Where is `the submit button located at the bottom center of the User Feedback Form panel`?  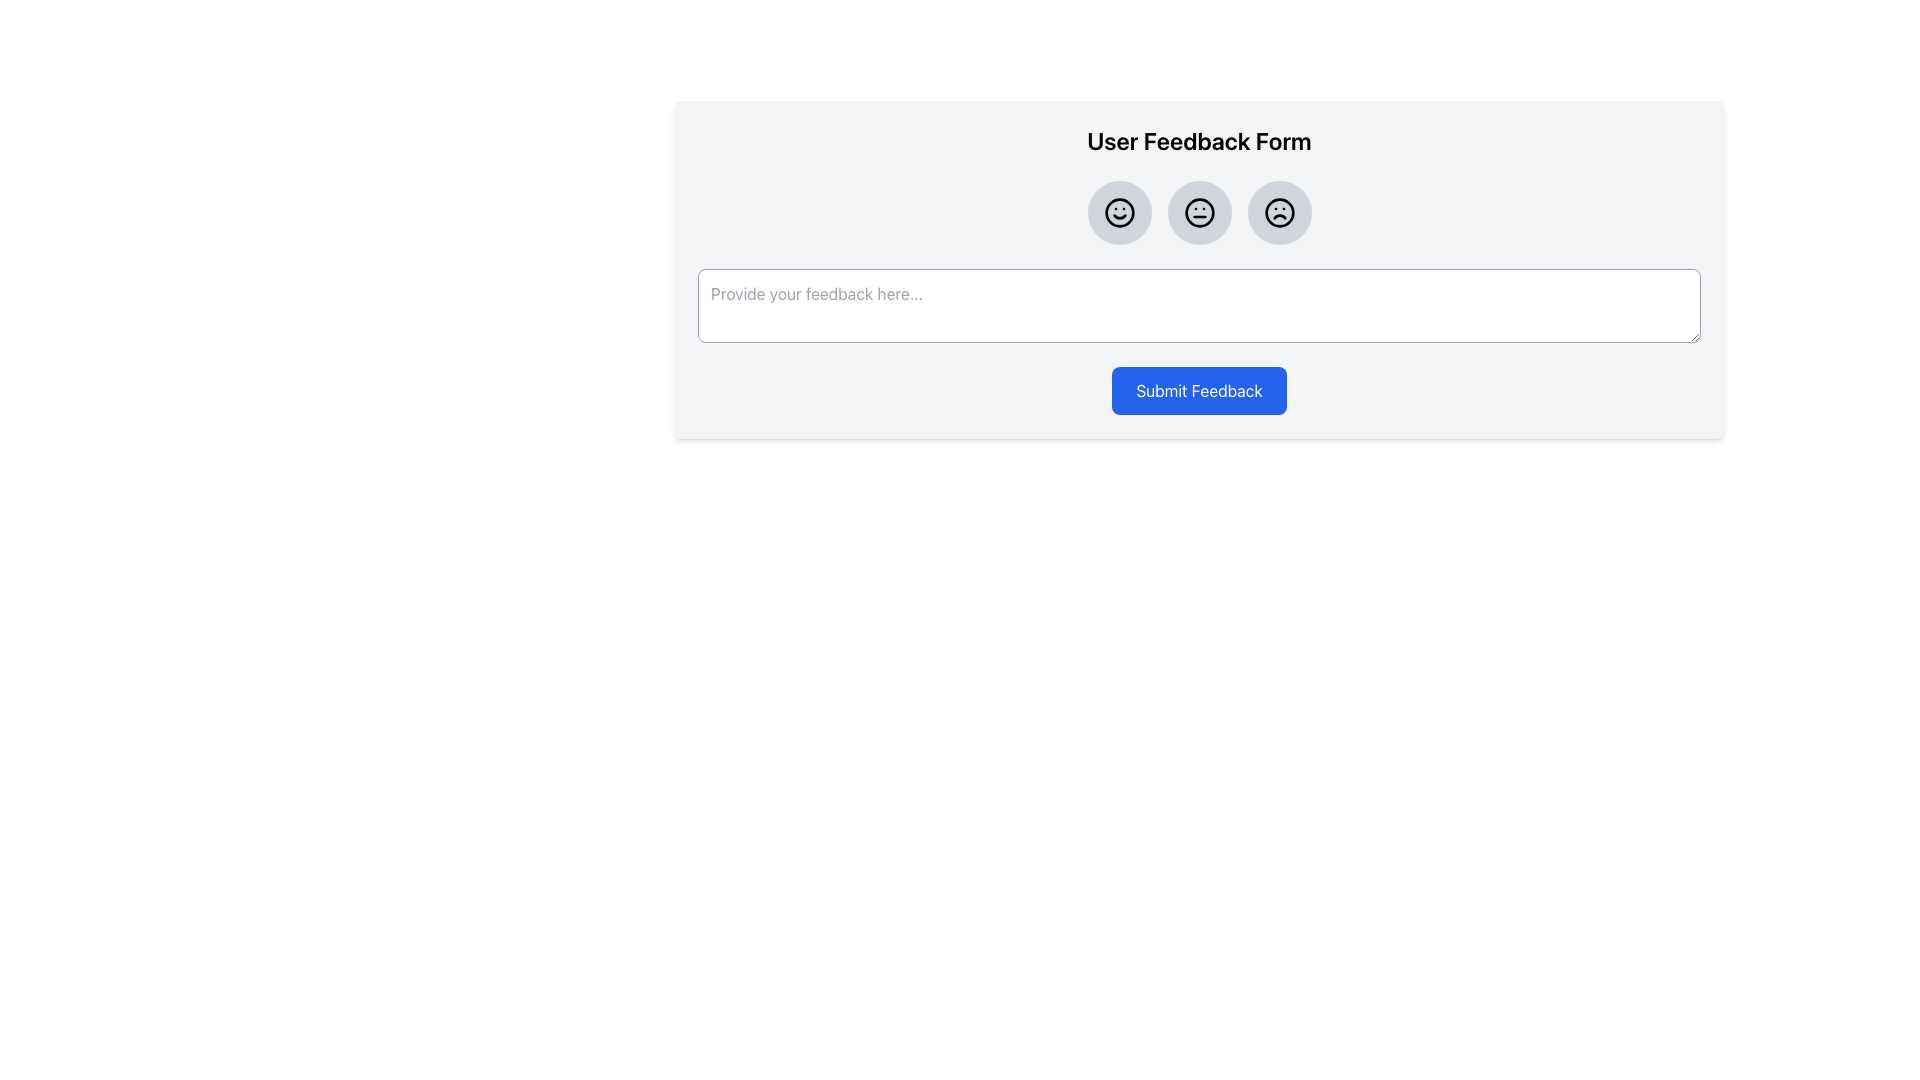
the submit button located at the bottom center of the User Feedback Form panel is located at coordinates (1199, 390).